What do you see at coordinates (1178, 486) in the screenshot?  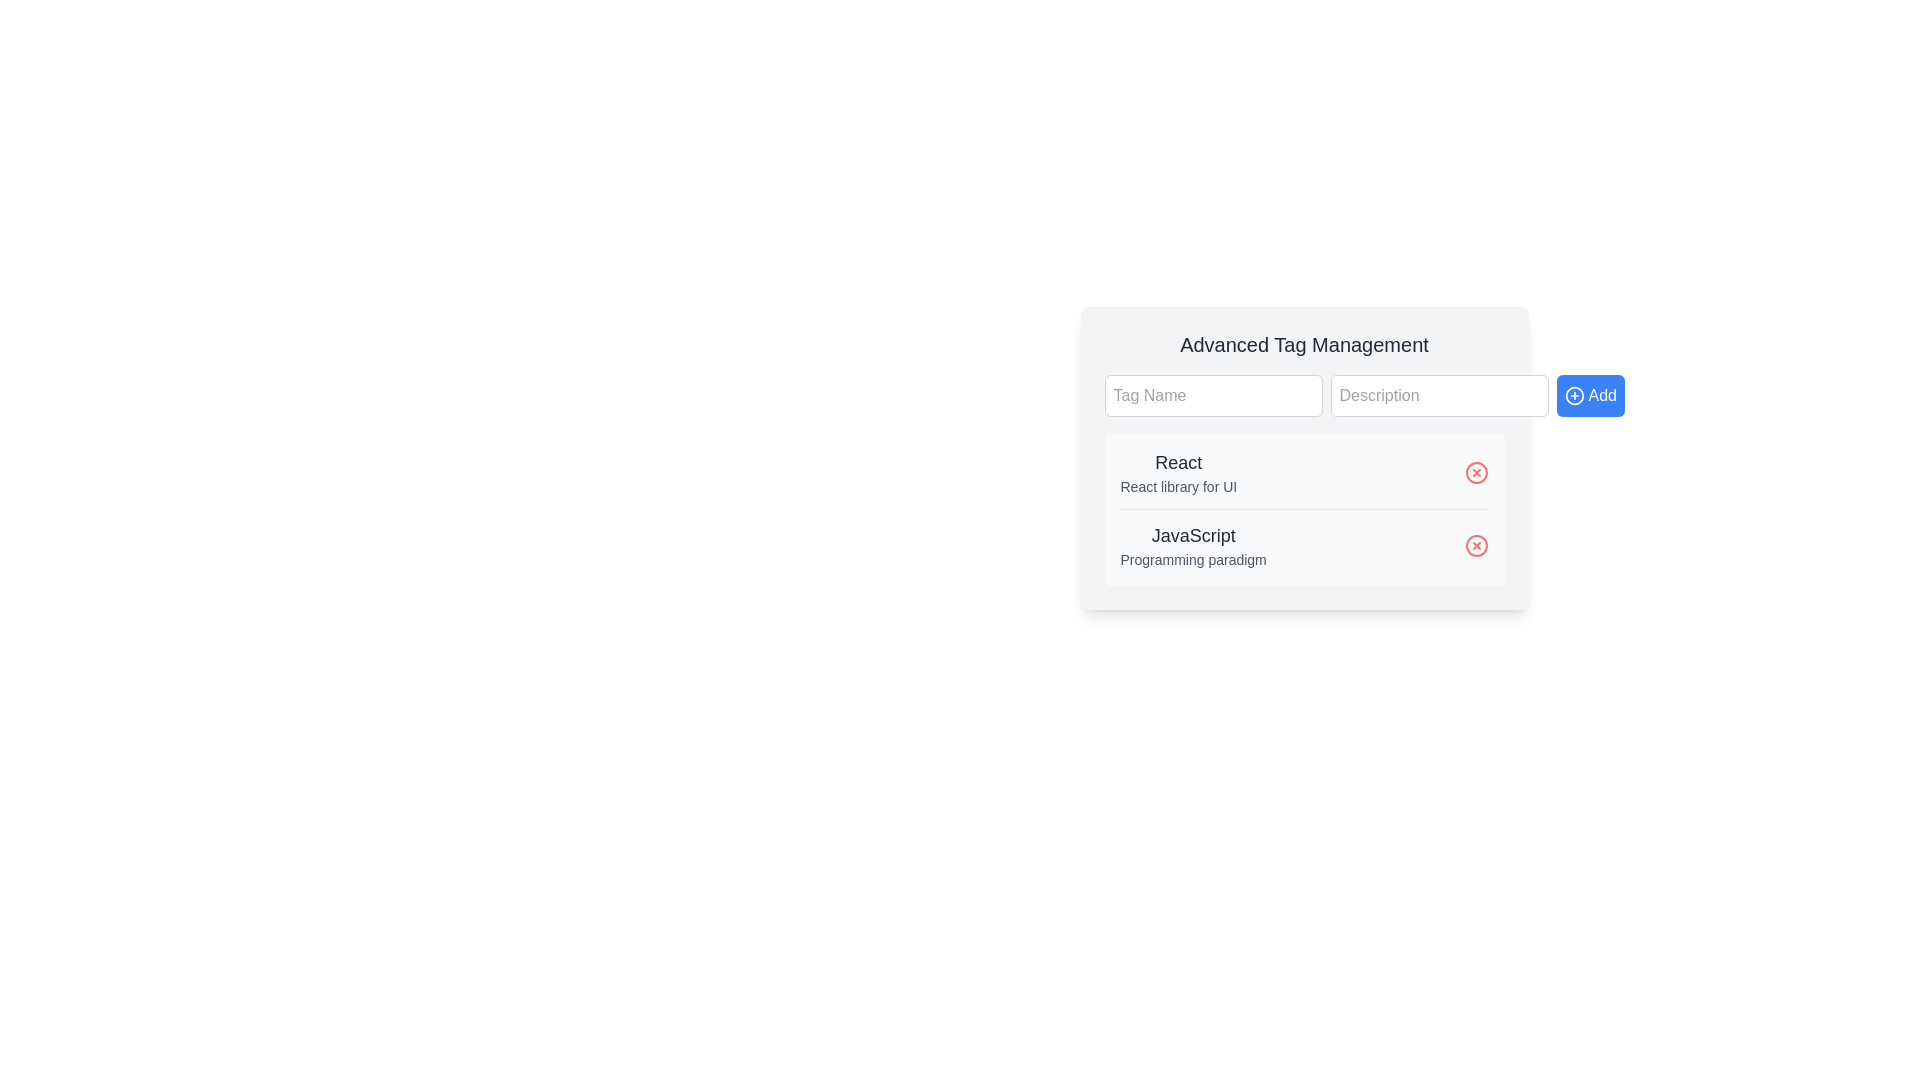 I see `the text label displaying 'React library for UI' which is positioned beneath the bold title 'React' in a panel grouping items` at bounding box center [1178, 486].